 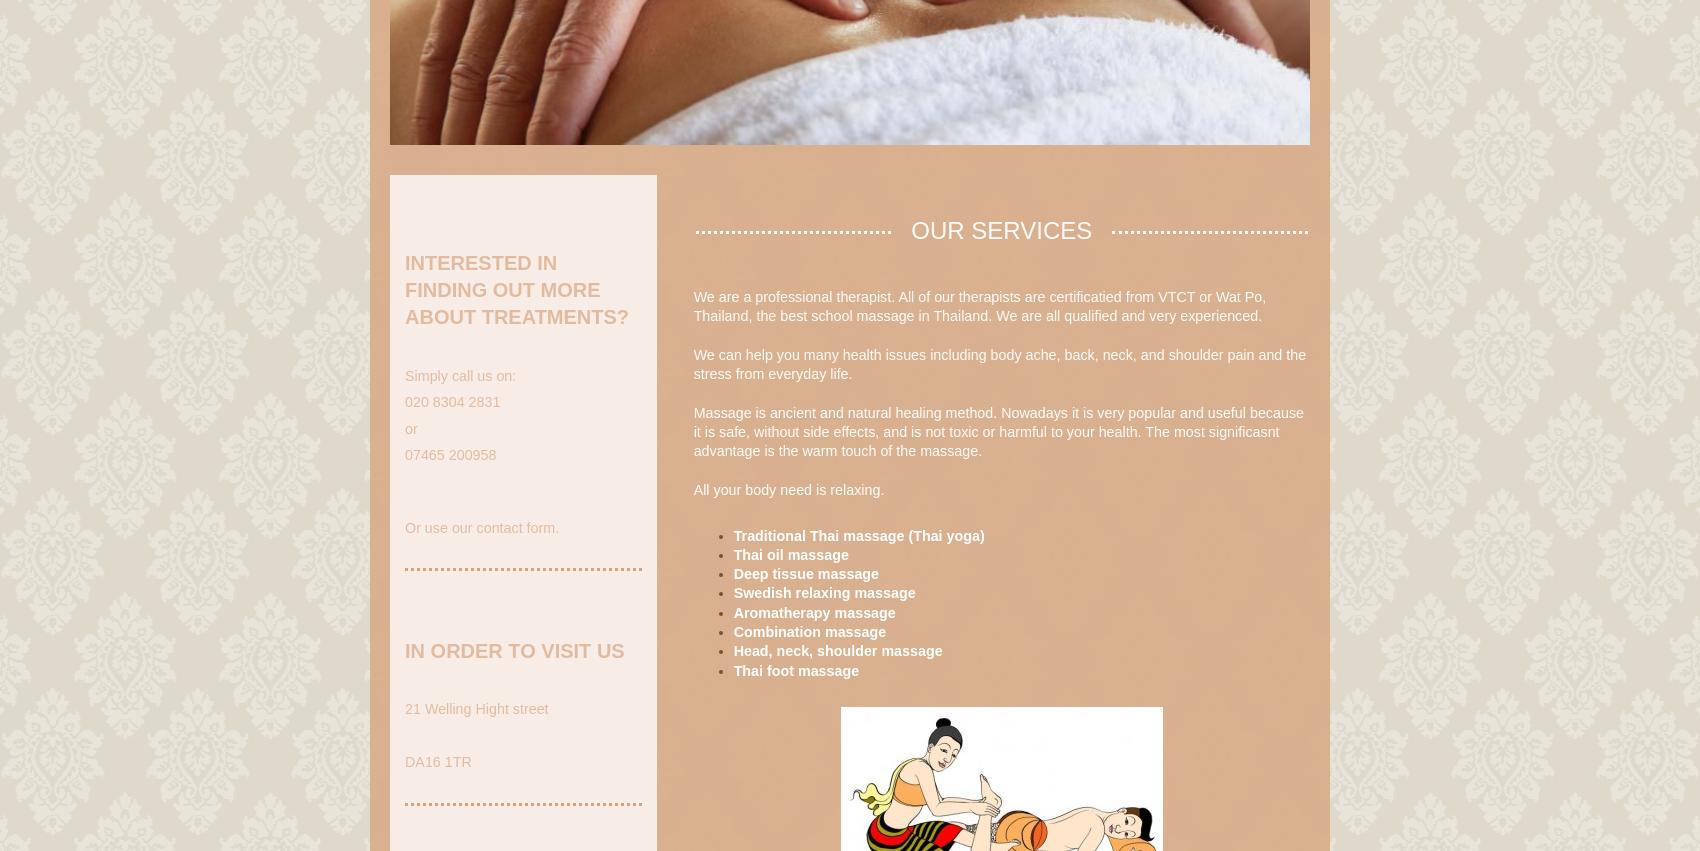 What do you see at coordinates (796, 669) in the screenshot?
I see `'Thai foot
massage'` at bounding box center [796, 669].